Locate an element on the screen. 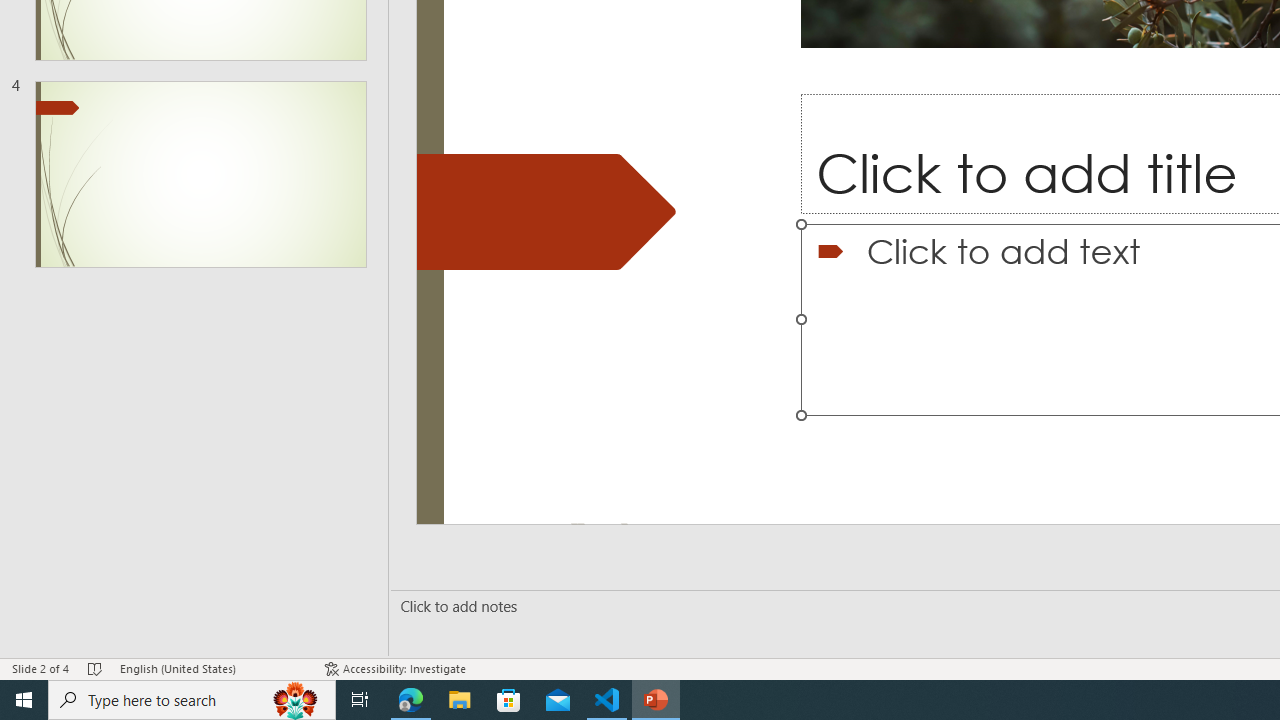 Image resolution: width=1280 pixels, height=720 pixels. 'Decorative Locked' is located at coordinates (546, 212).